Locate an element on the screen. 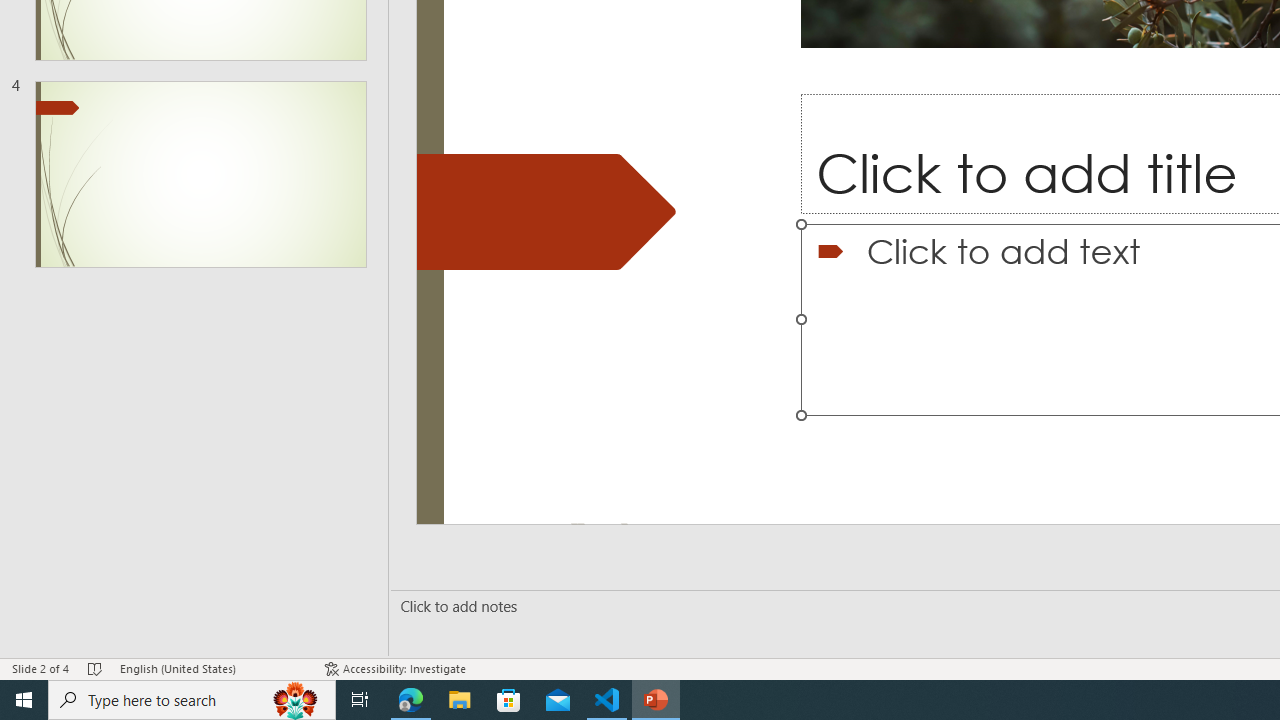 Image resolution: width=1280 pixels, height=720 pixels. 'Decorative Locked' is located at coordinates (546, 212).